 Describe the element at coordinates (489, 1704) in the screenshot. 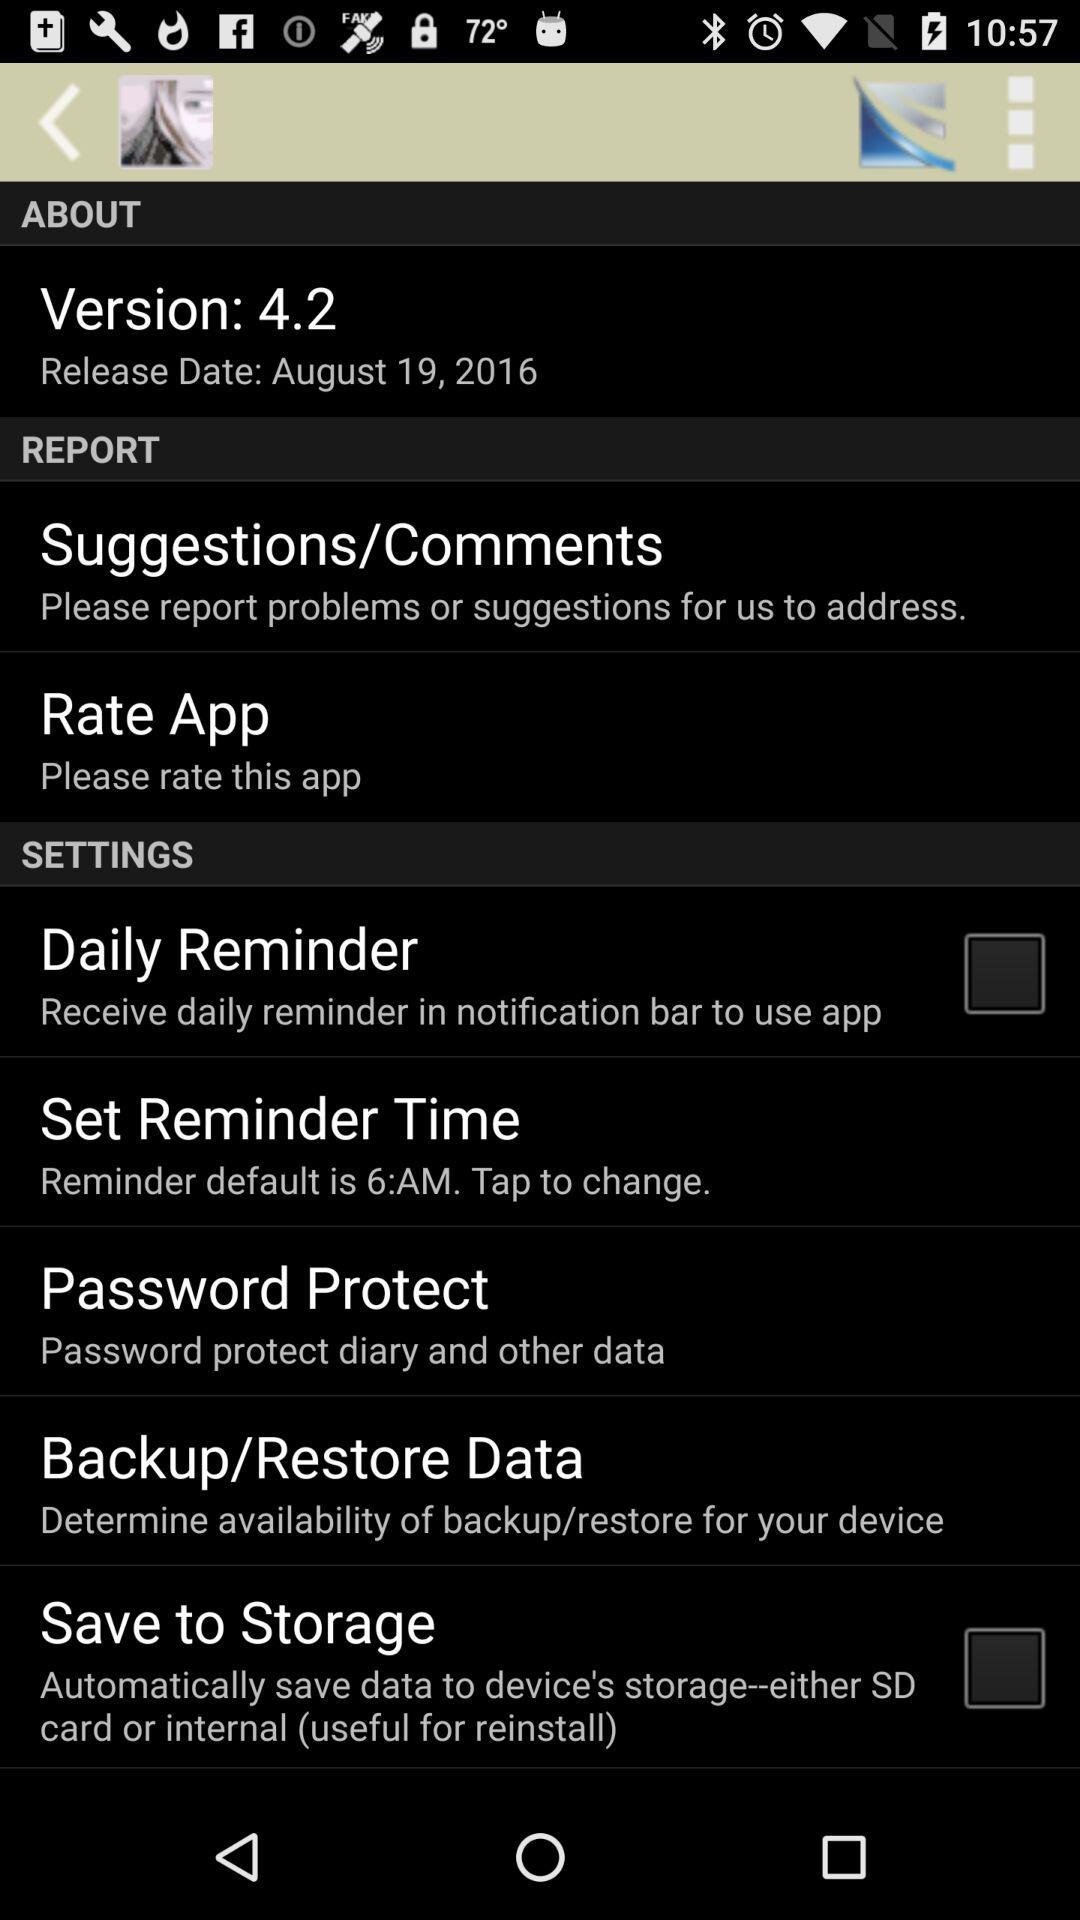

I see `automatically save data icon` at that location.